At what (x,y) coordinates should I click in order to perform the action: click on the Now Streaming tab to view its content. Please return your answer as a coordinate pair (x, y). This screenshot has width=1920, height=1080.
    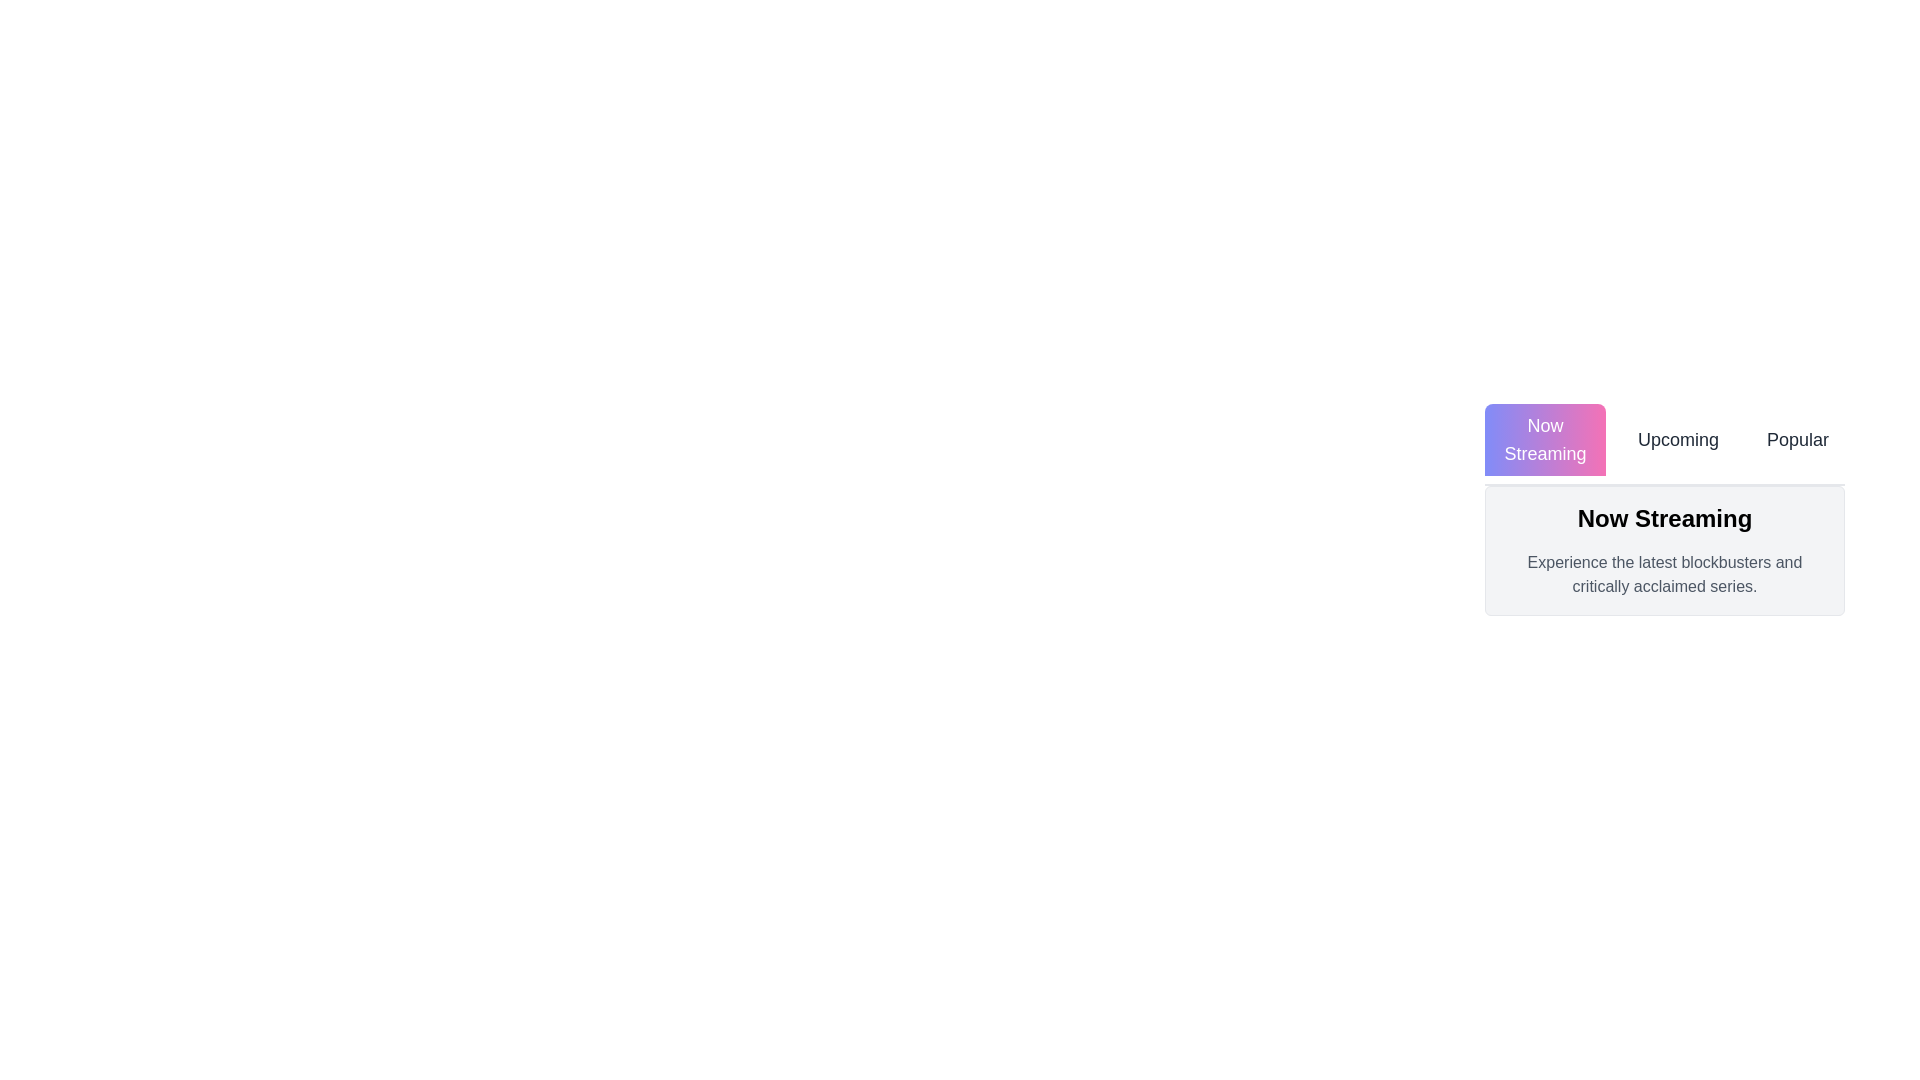
    Looking at the image, I should click on (1544, 438).